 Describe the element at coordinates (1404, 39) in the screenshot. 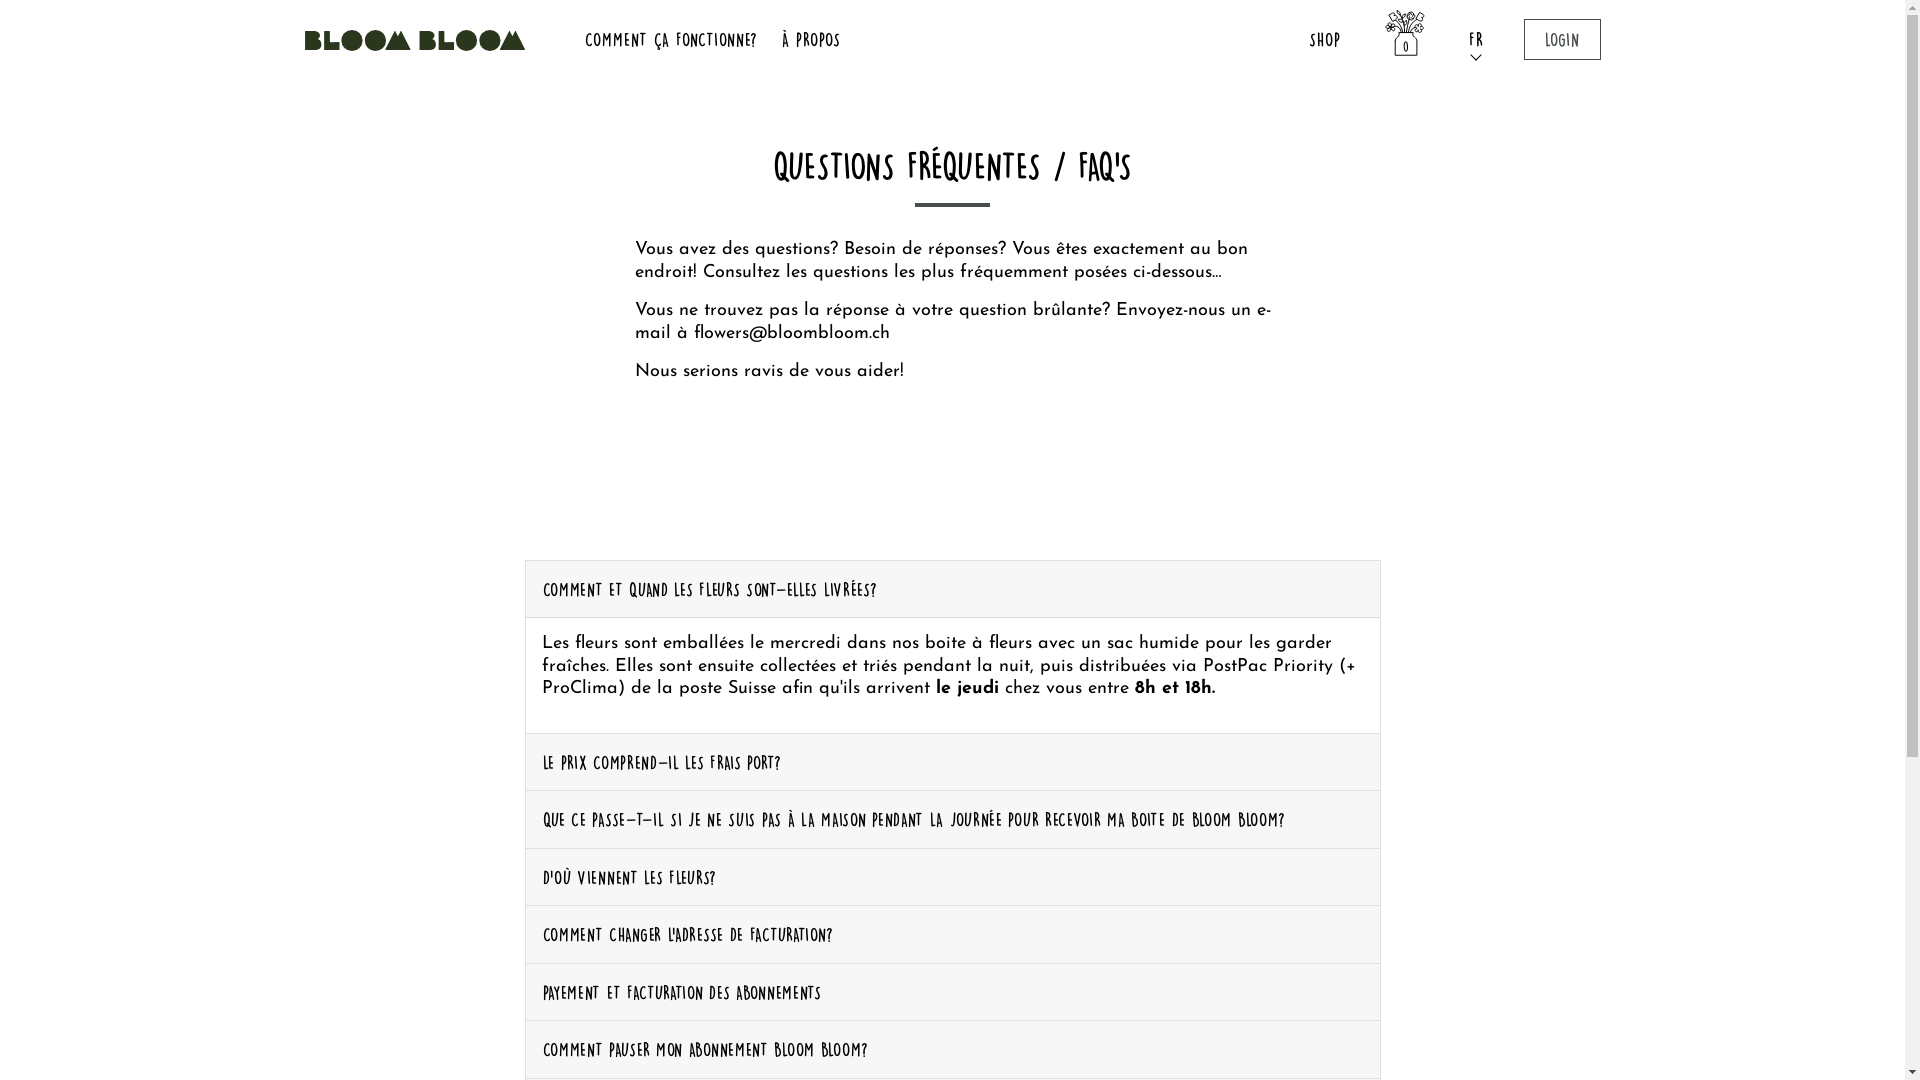

I see `'0'` at that location.